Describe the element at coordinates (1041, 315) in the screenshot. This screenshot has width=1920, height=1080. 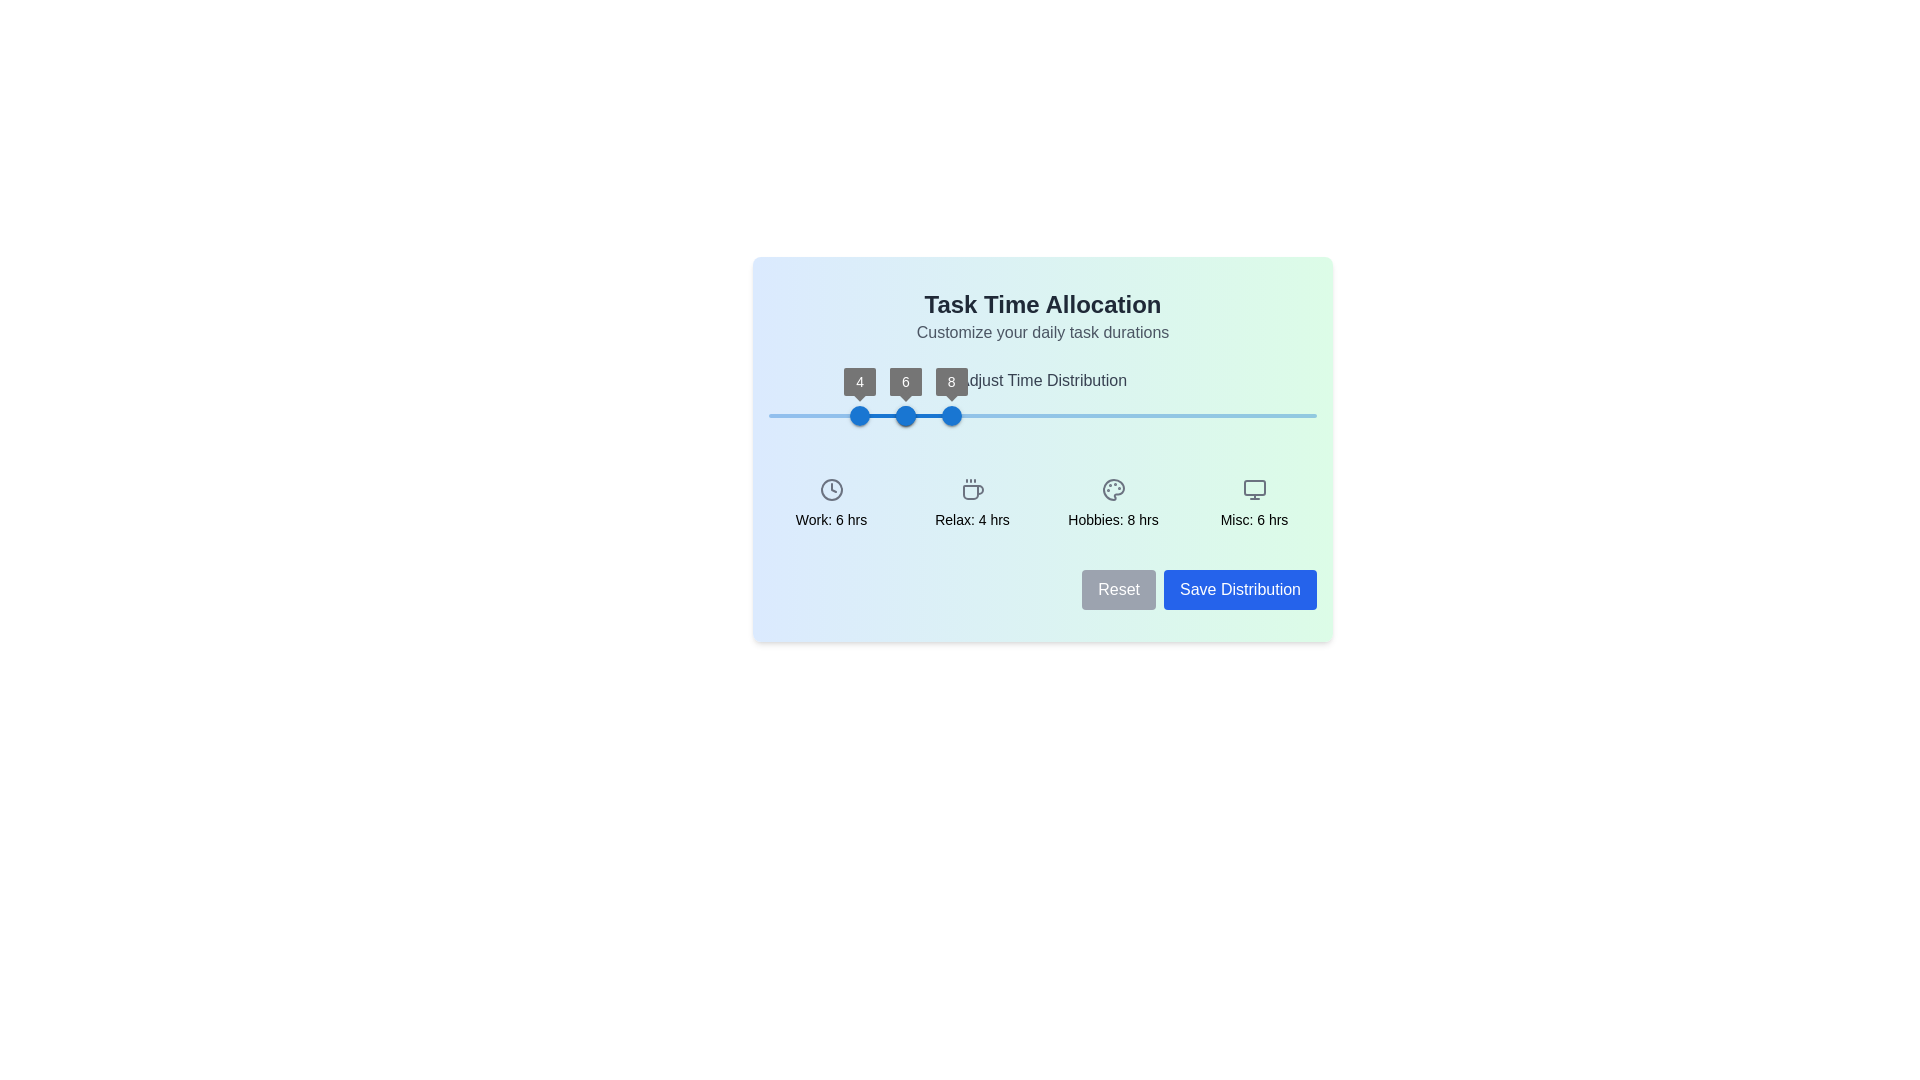
I see `the text element displaying 'Task Time Allocation' with a descriptive paragraph stating 'Customize your daily task durations', located at the top section of a content card with a blue-to-green gradient background` at that location.